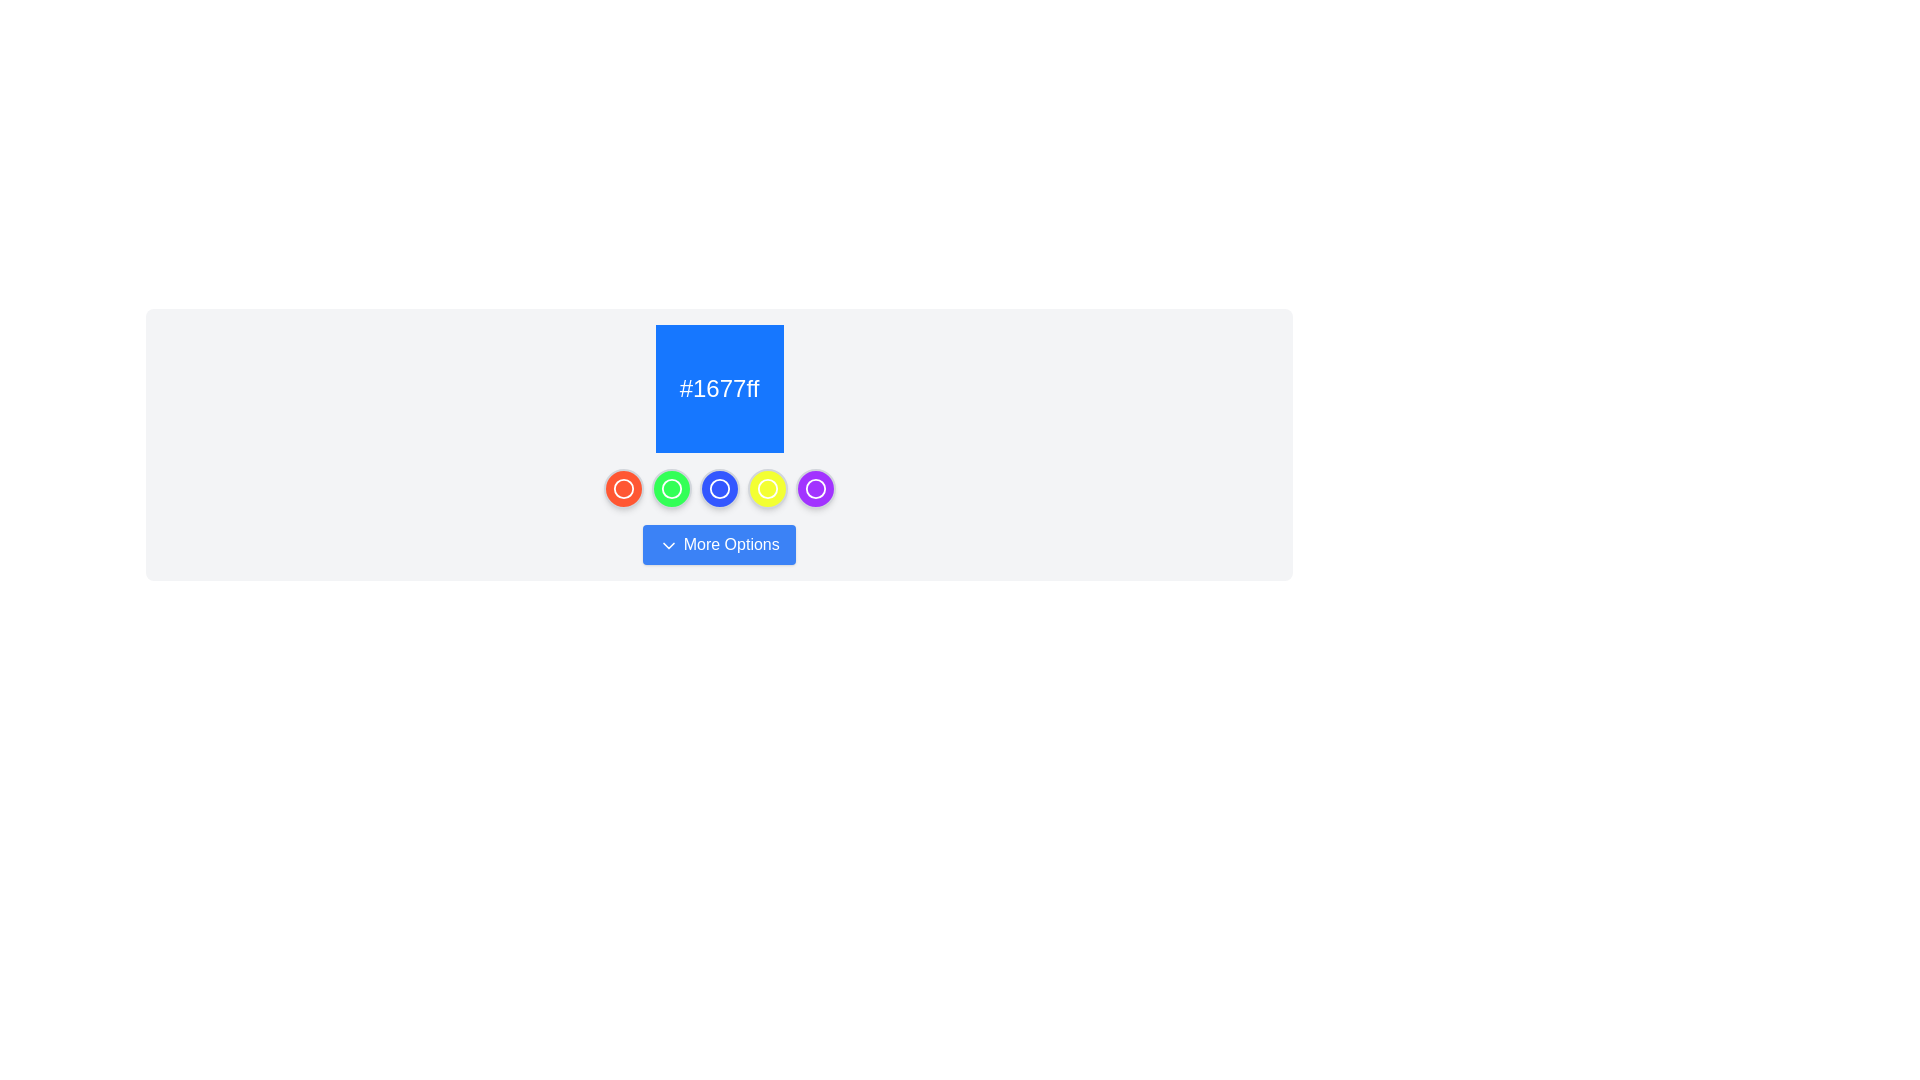  Describe the element at coordinates (622, 489) in the screenshot. I see `the first circular icon from the left, which represents or selects a red option, located below the blue rectangular box labeled '#1677ff'` at that location.